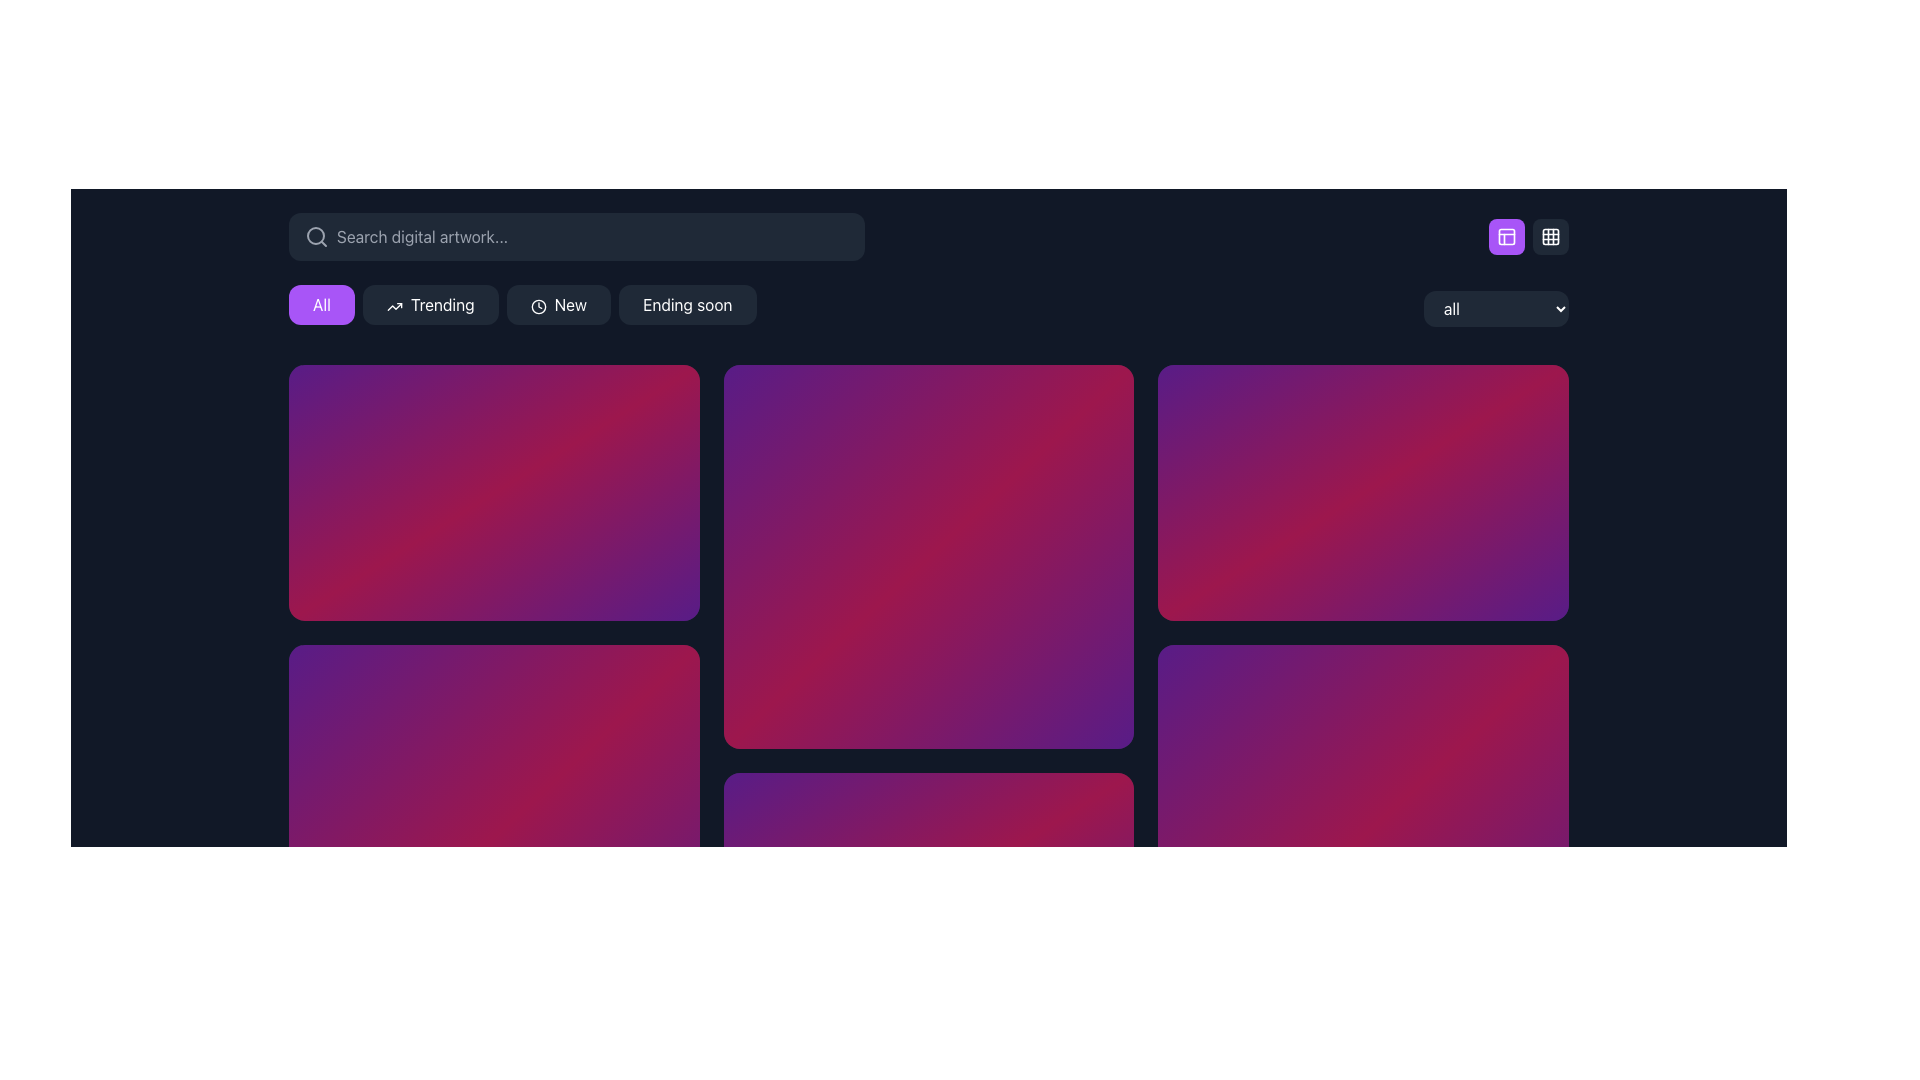 The image size is (1920, 1080). Describe the element at coordinates (429, 304) in the screenshot. I see `the 'Trending' button, which is a dark gray rectangular button with white text and a trending arrow icon on its left, to observe the hover effect` at that location.